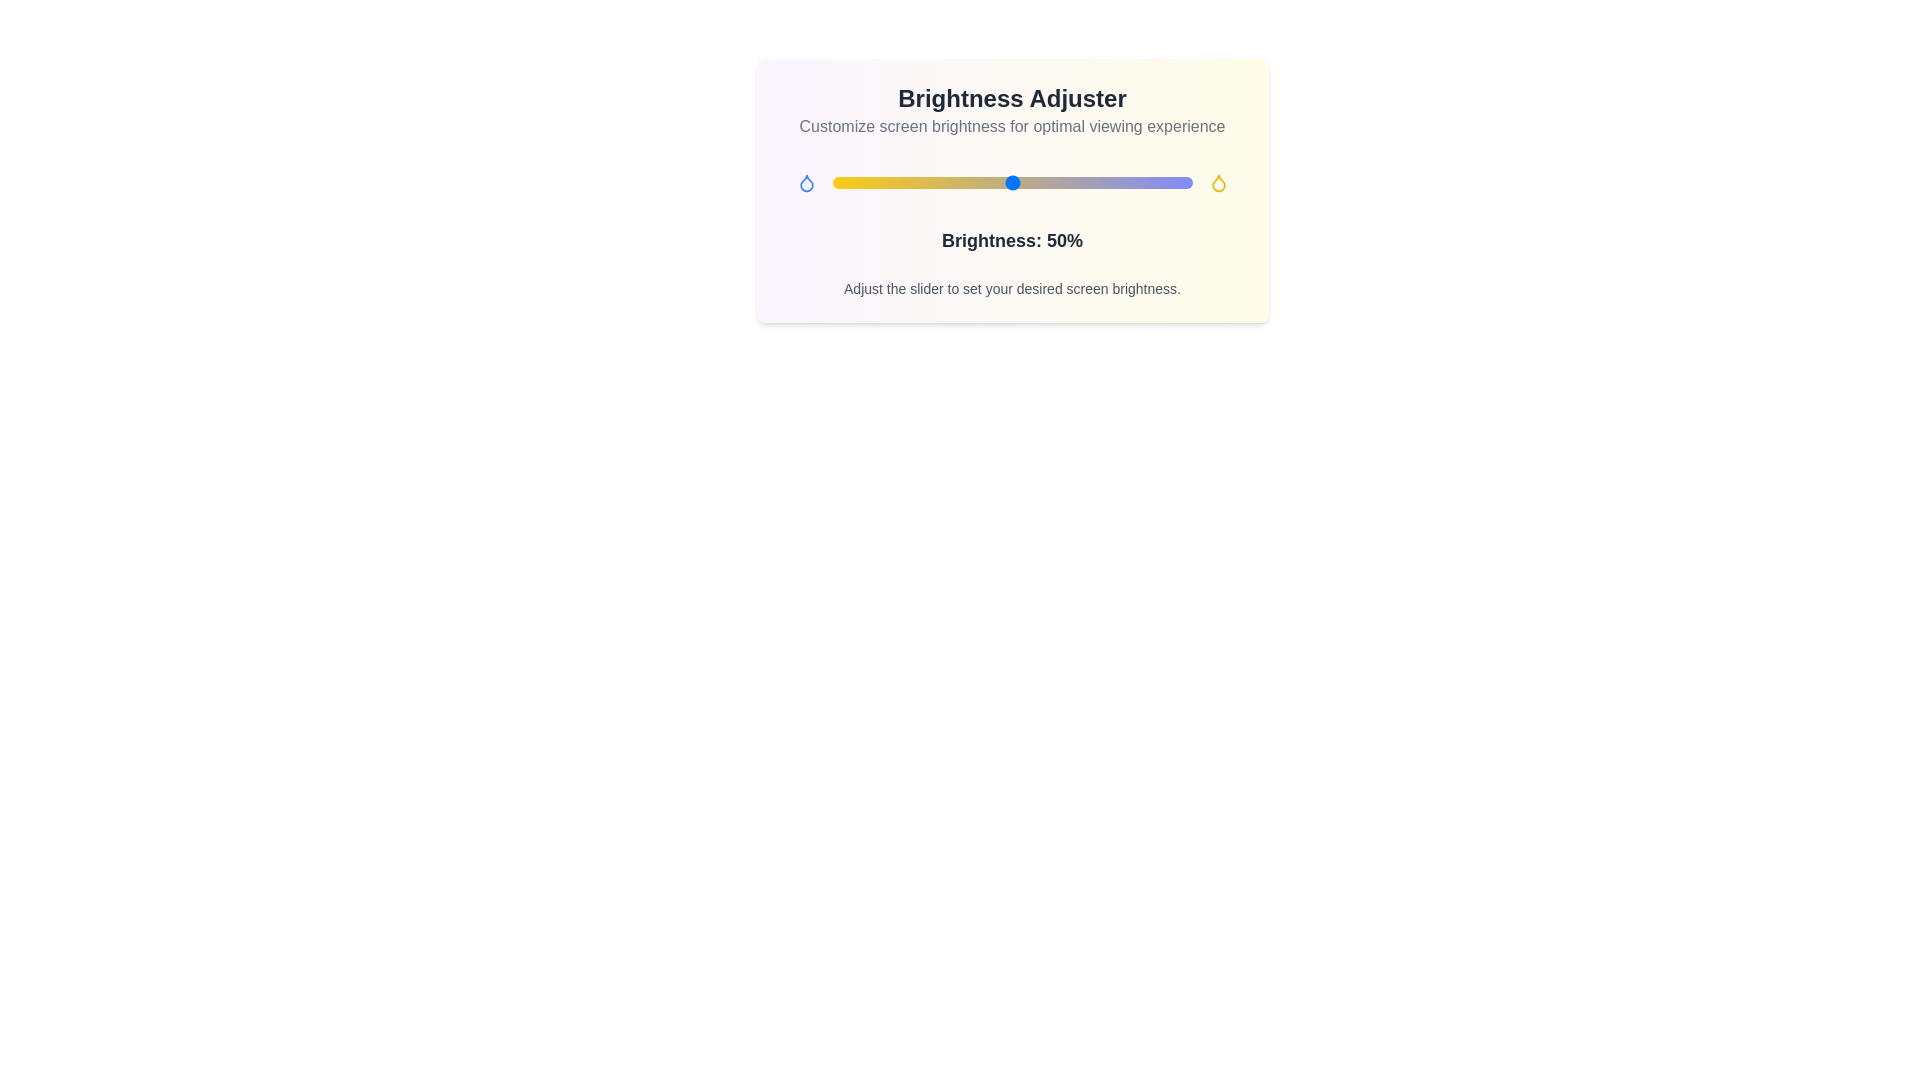 The image size is (1920, 1080). What do you see at coordinates (1016, 182) in the screenshot?
I see `the brightness slider to 51% to observe the gradient` at bounding box center [1016, 182].